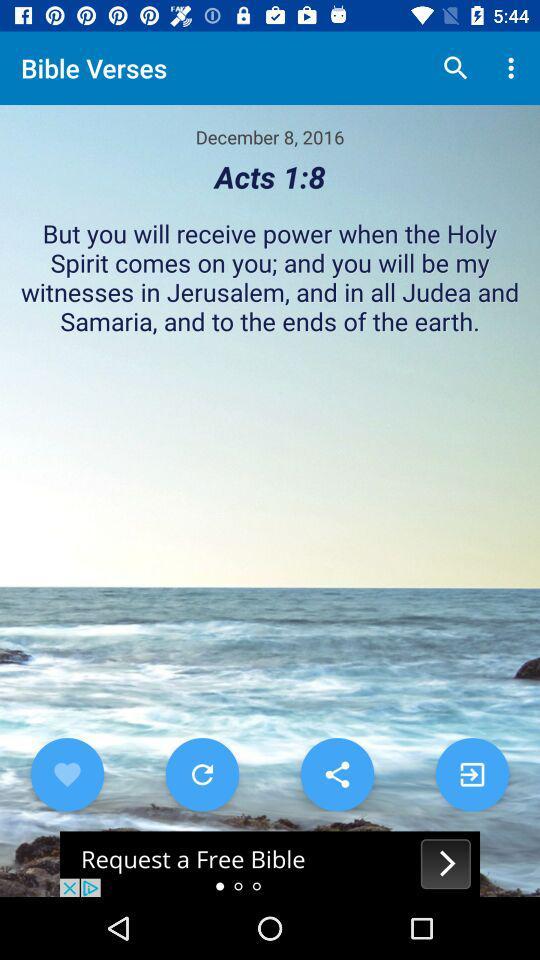 The width and height of the screenshot is (540, 960). I want to click on advertisement, so click(270, 863).